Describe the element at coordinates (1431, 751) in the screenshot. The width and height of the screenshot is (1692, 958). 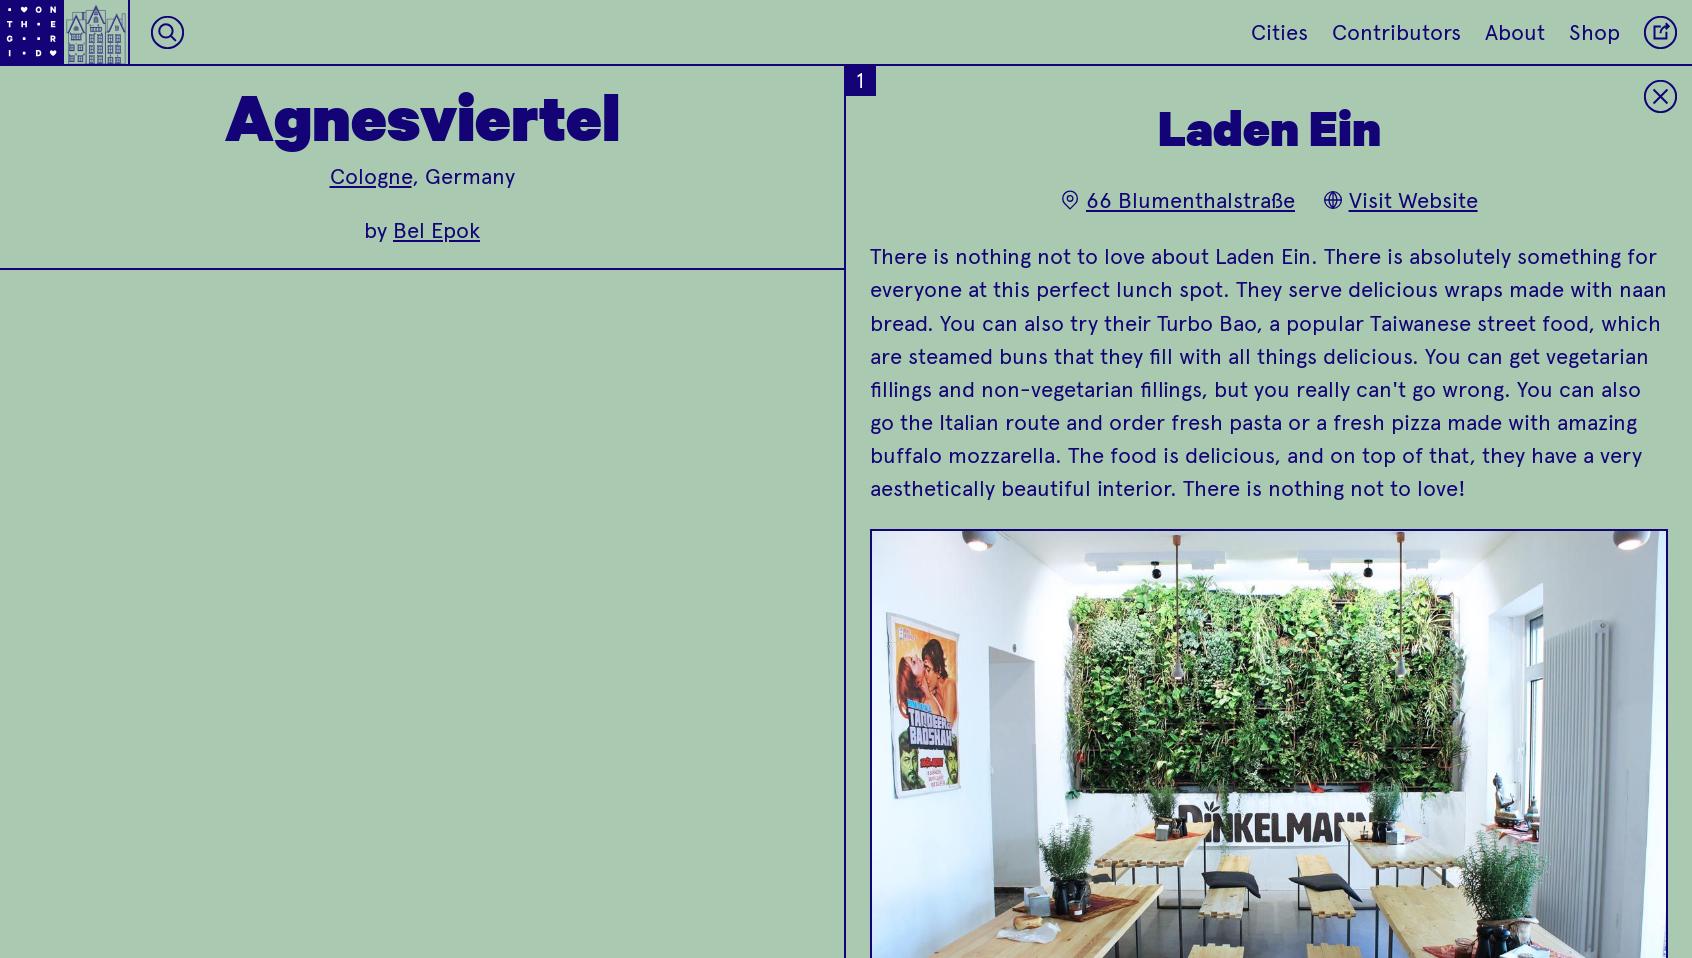
I see `'6'` at that location.